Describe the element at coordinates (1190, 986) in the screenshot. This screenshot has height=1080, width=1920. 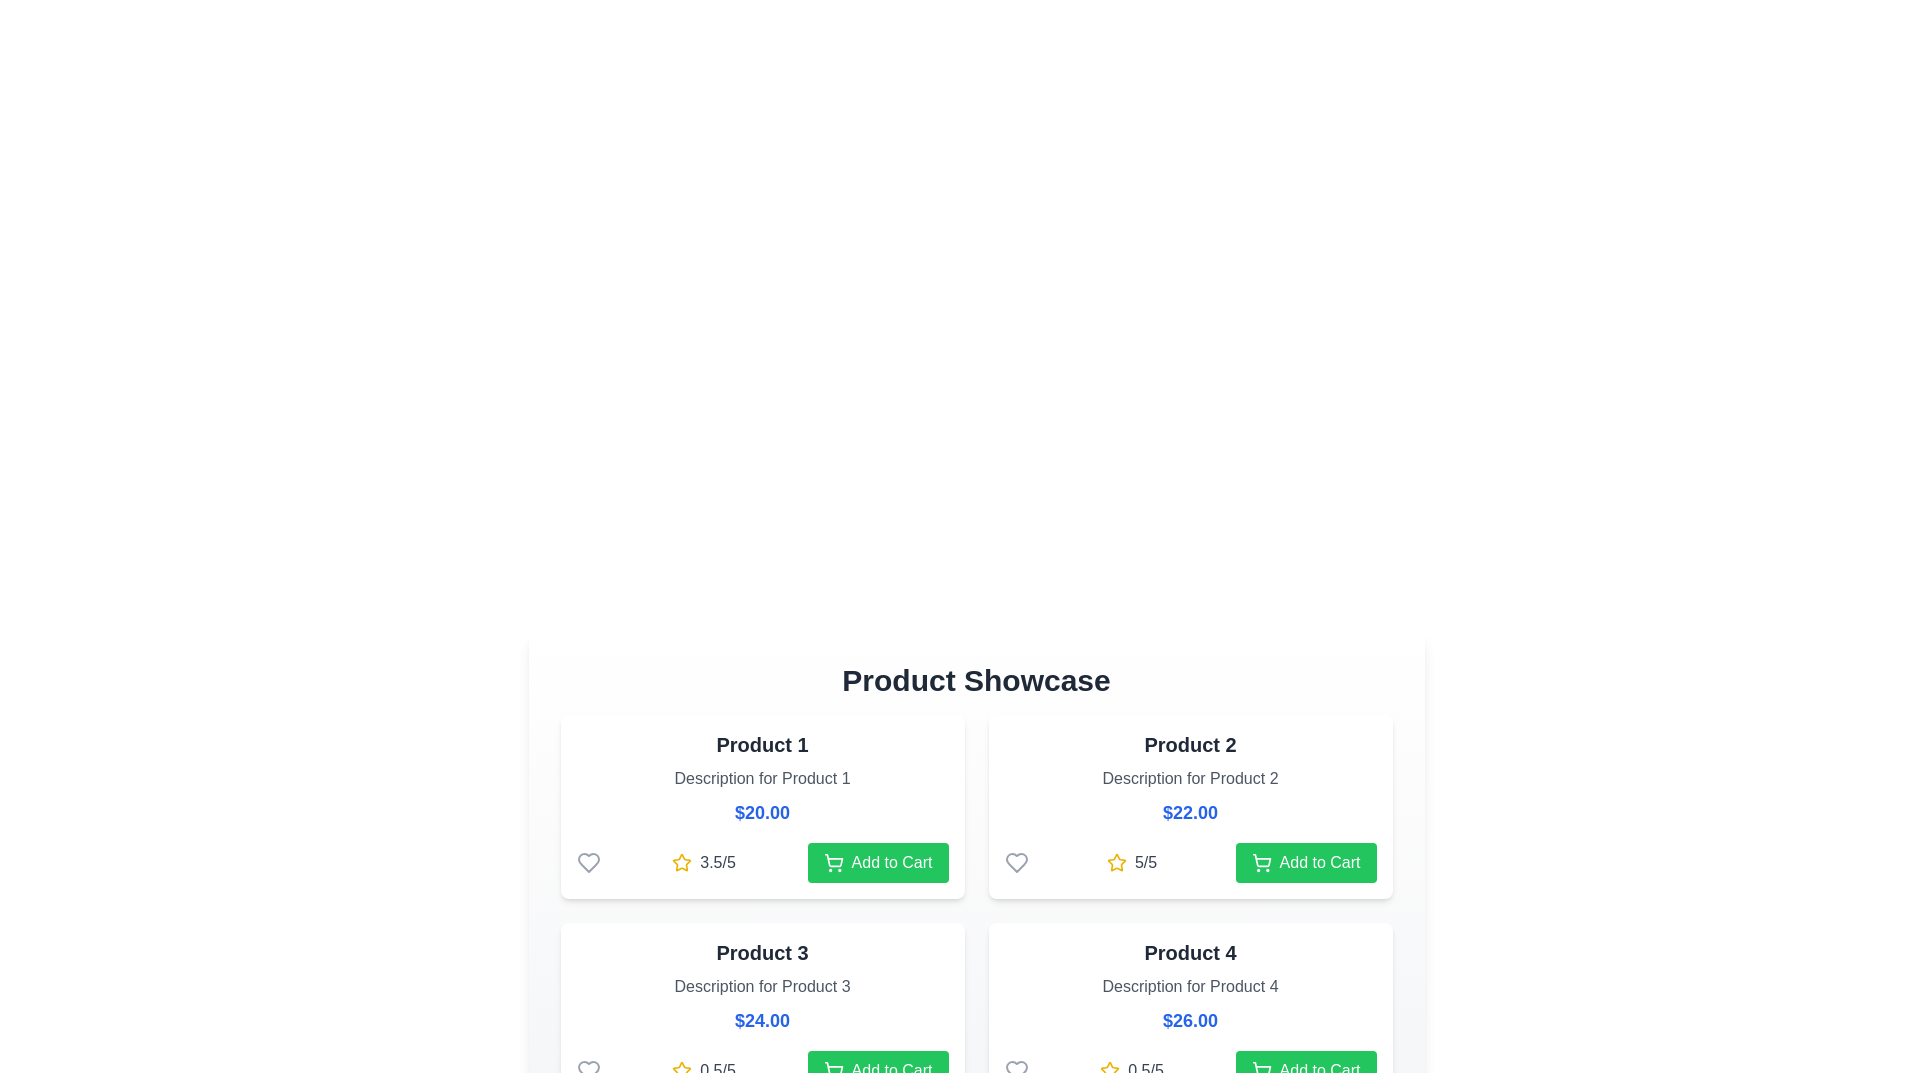
I see `the text label that provides a description for 'Product 4', positioned below the title and above the price information` at that location.